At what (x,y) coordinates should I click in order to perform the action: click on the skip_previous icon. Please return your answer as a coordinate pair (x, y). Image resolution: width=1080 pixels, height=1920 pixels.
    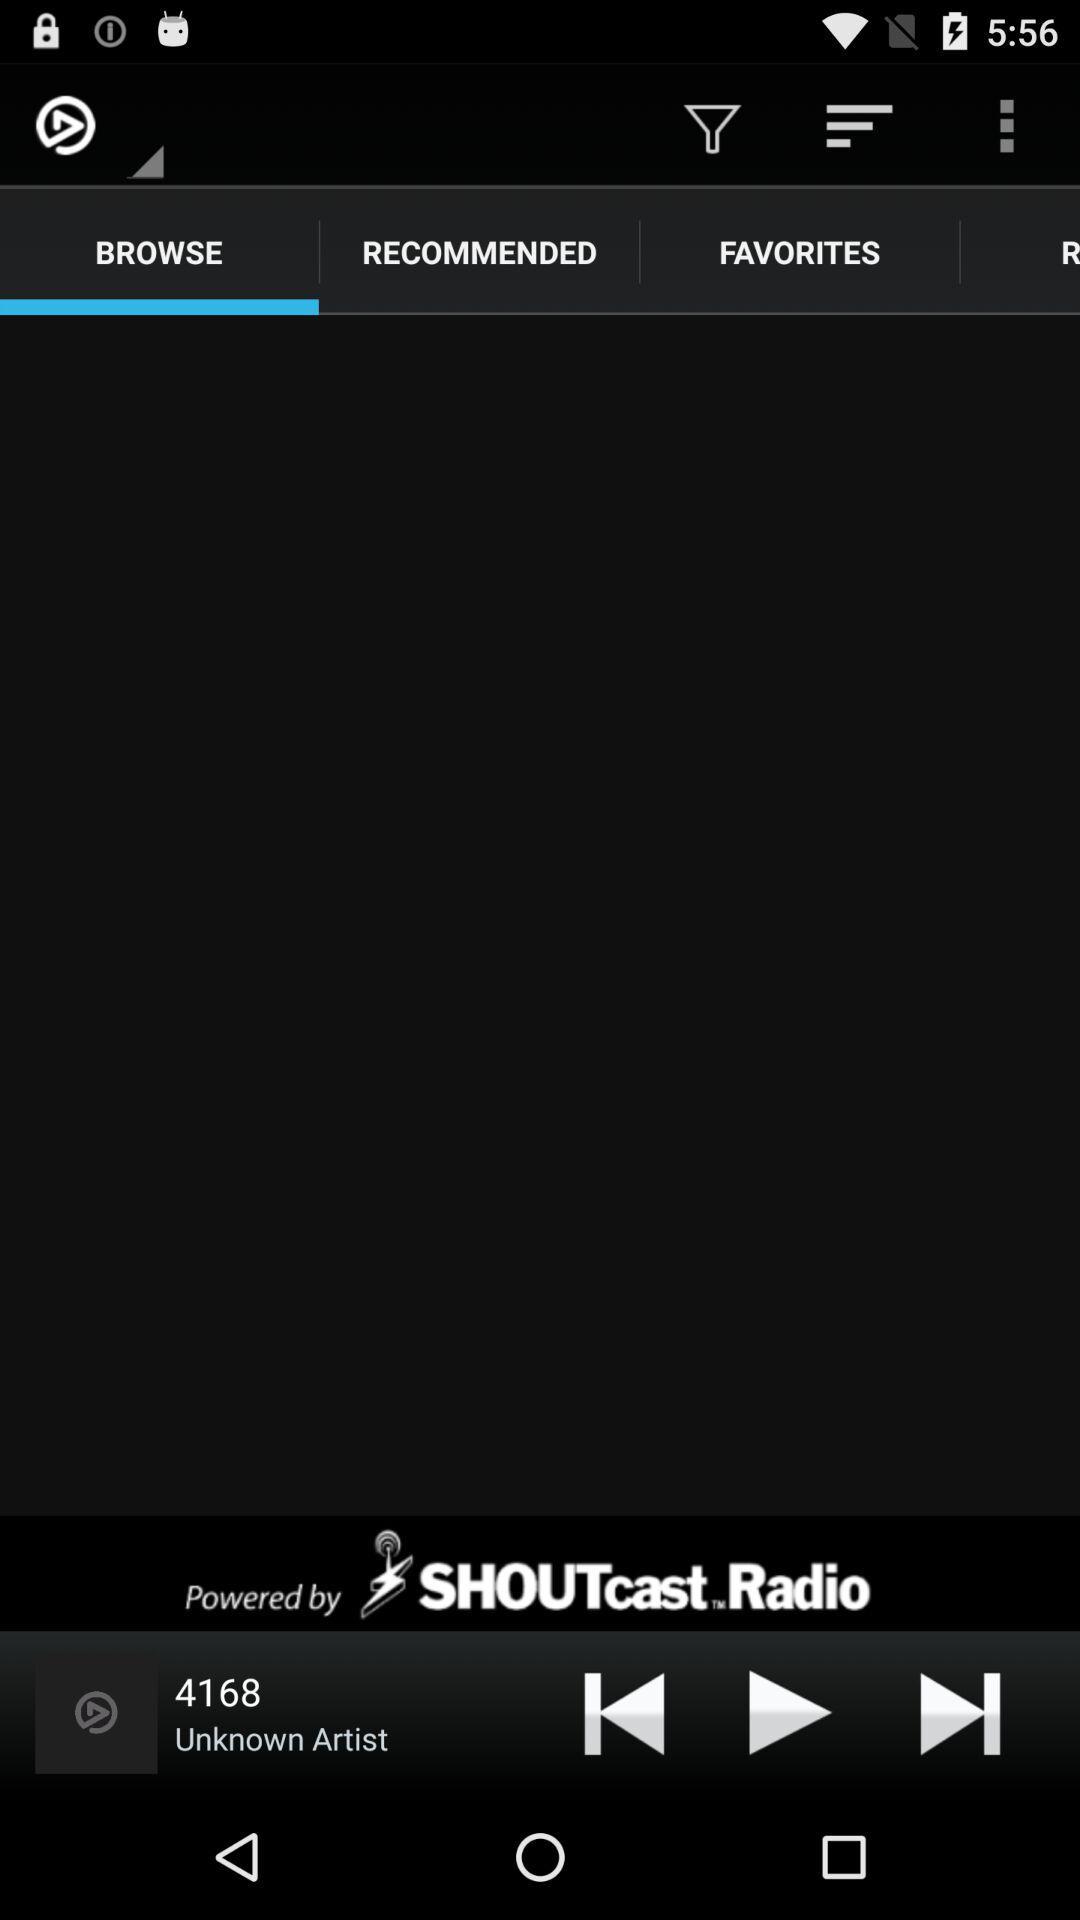
    Looking at the image, I should click on (623, 1832).